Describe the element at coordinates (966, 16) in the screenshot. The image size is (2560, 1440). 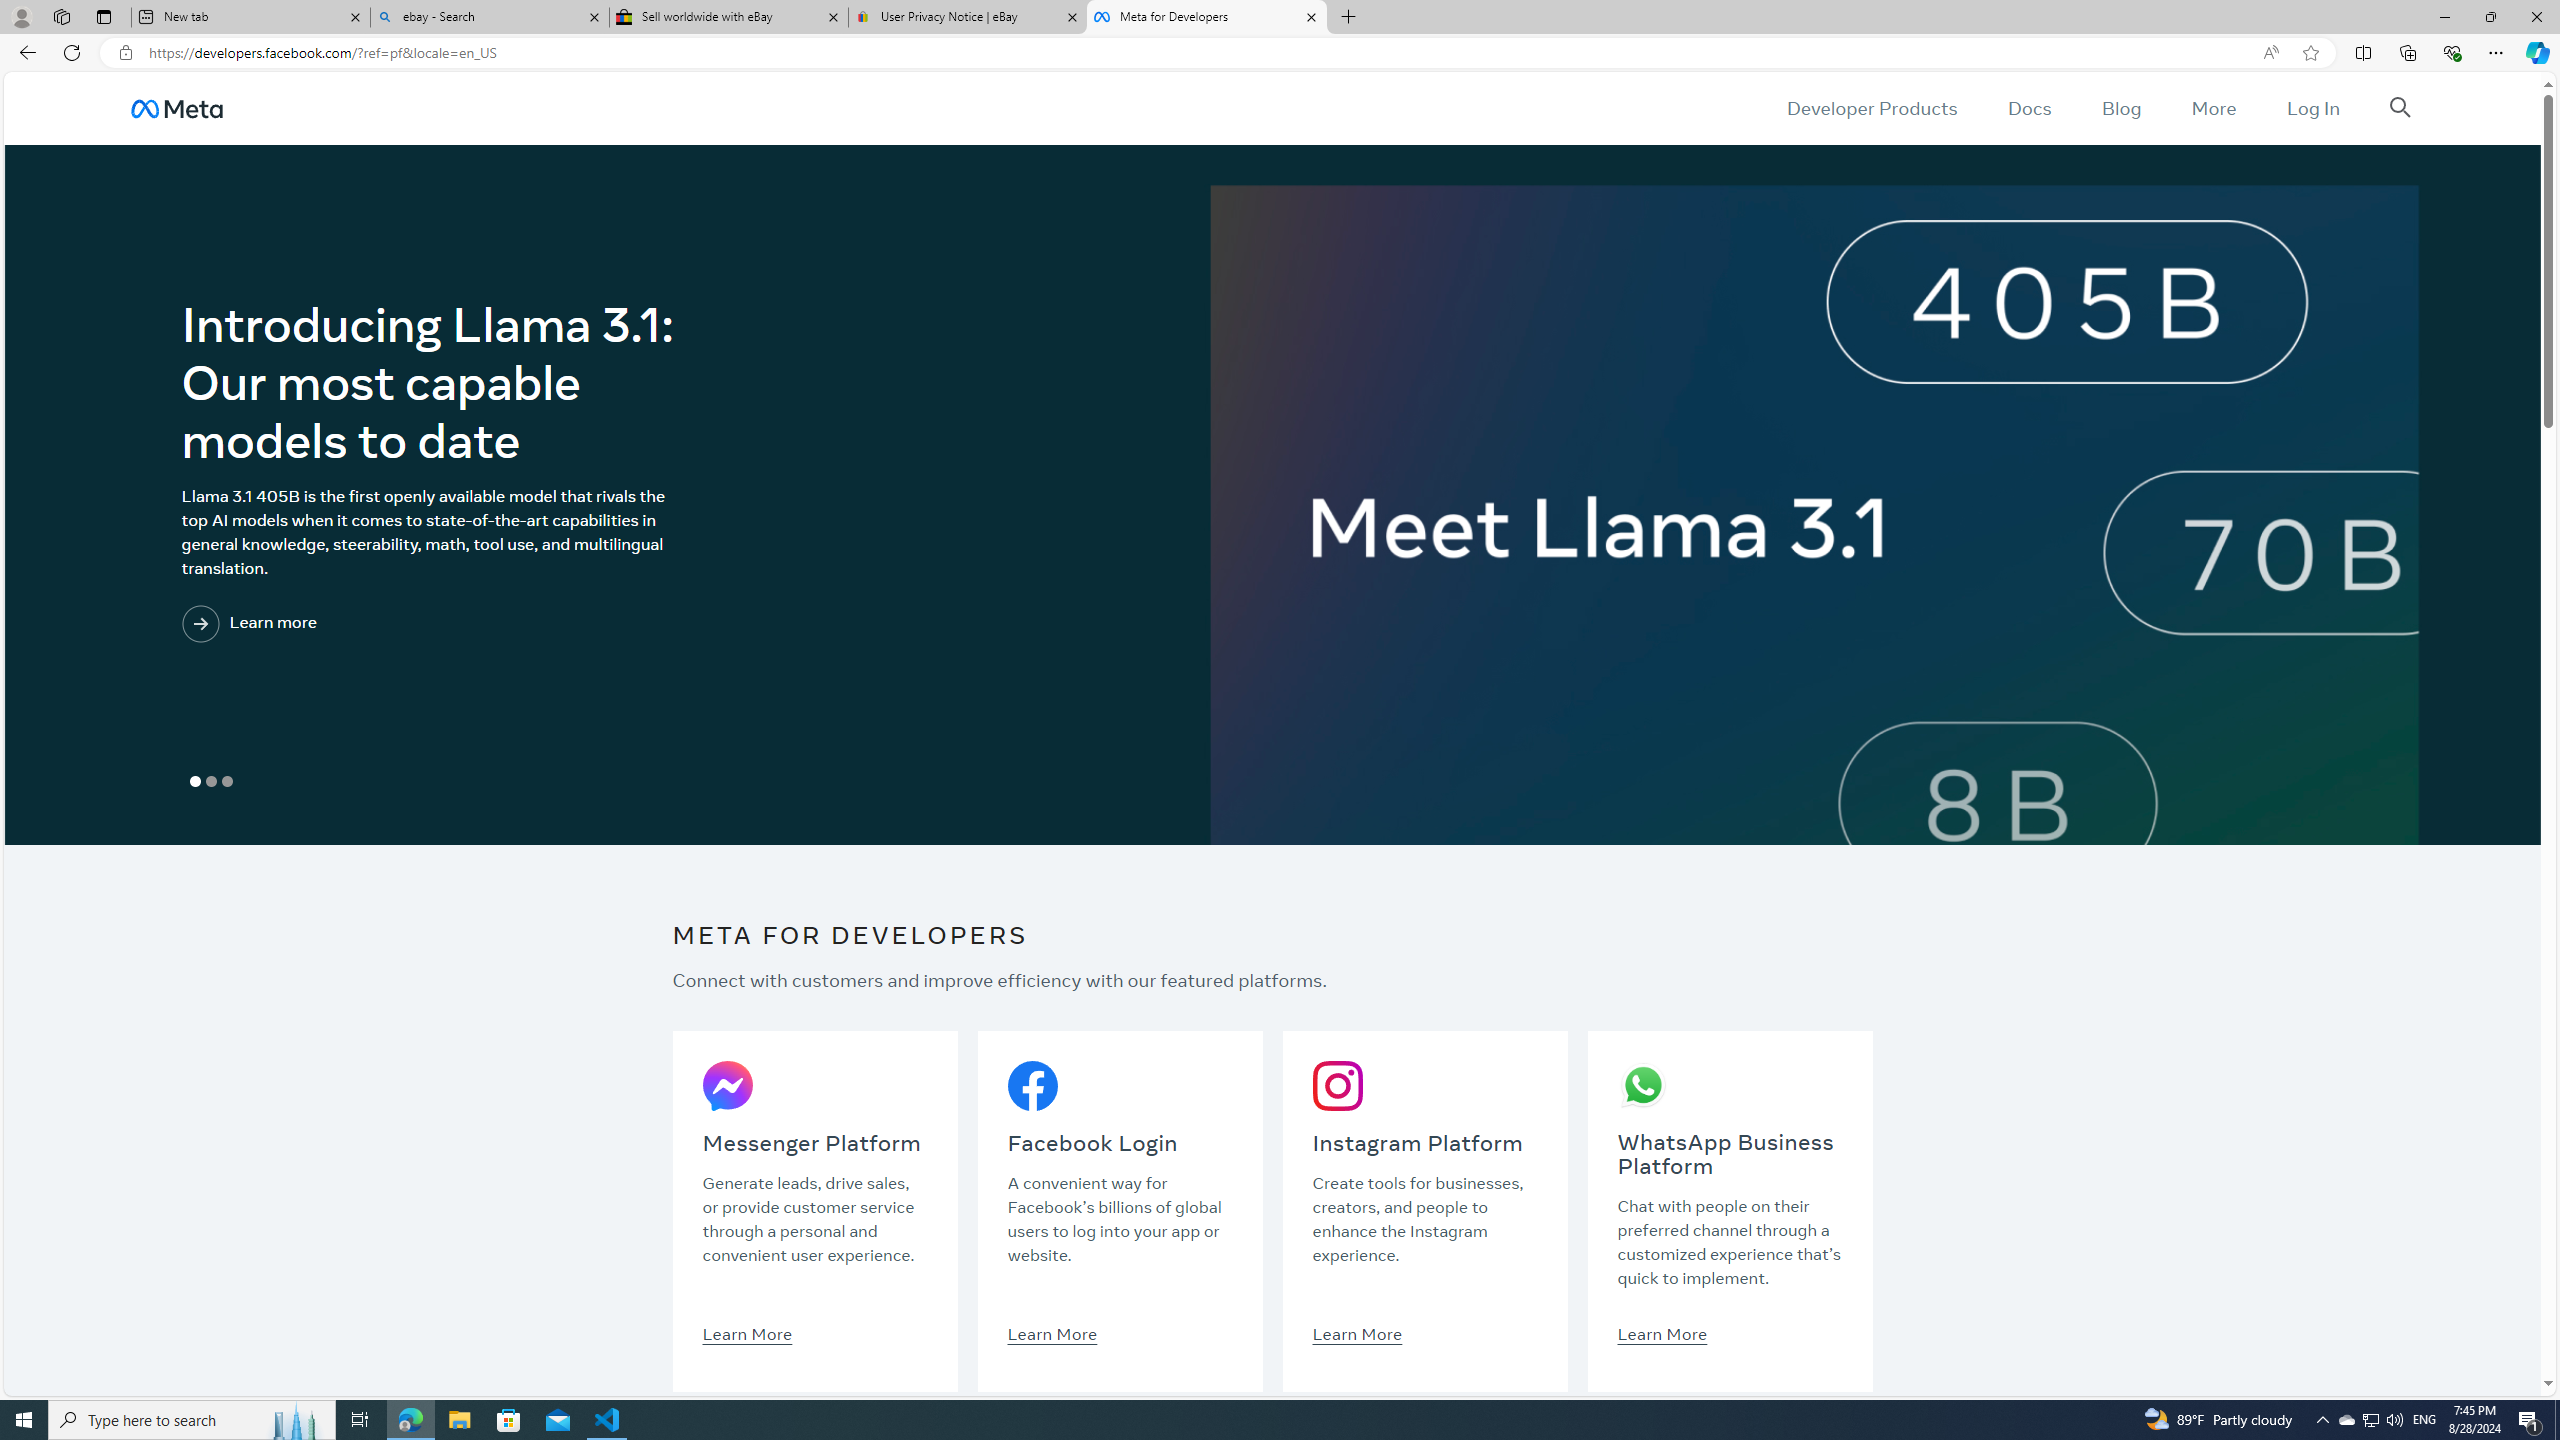
I see `'User Privacy Notice | eBay'` at that location.